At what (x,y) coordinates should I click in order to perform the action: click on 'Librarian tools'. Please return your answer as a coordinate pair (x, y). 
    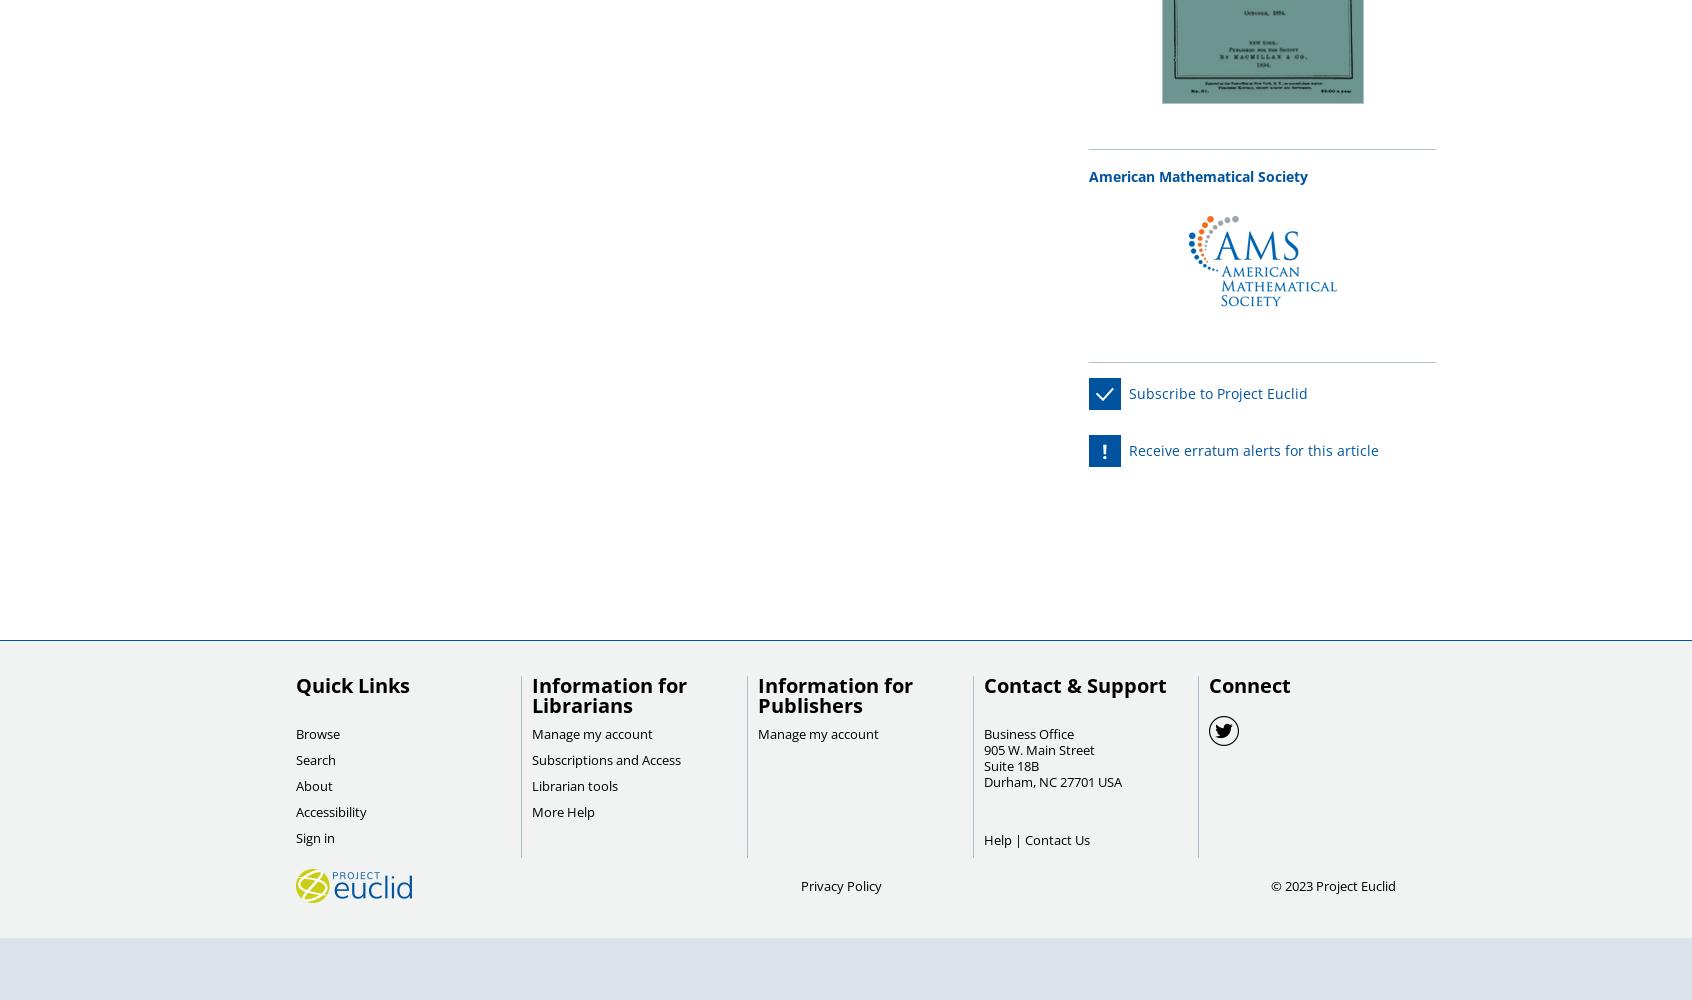
    Looking at the image, I should click on (573, 786).